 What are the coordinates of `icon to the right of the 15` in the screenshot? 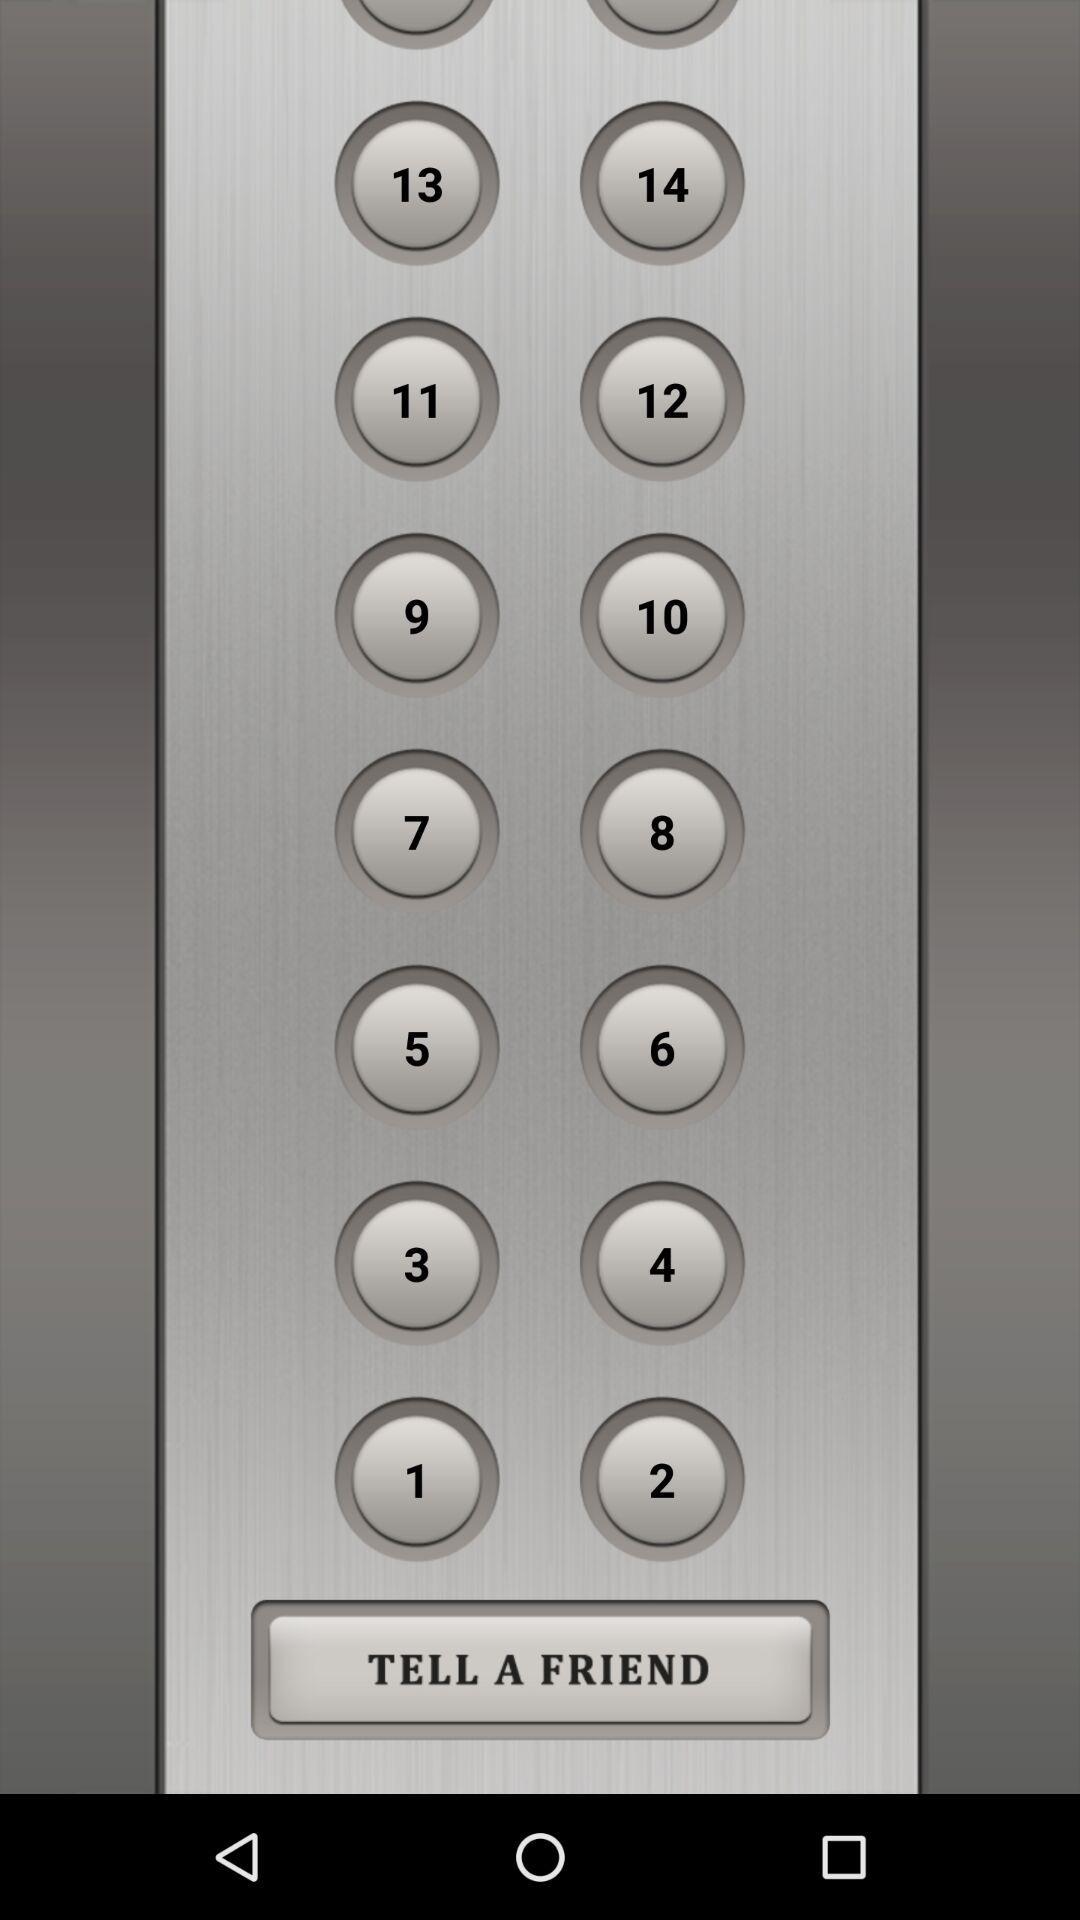 It's located at (662, 25).